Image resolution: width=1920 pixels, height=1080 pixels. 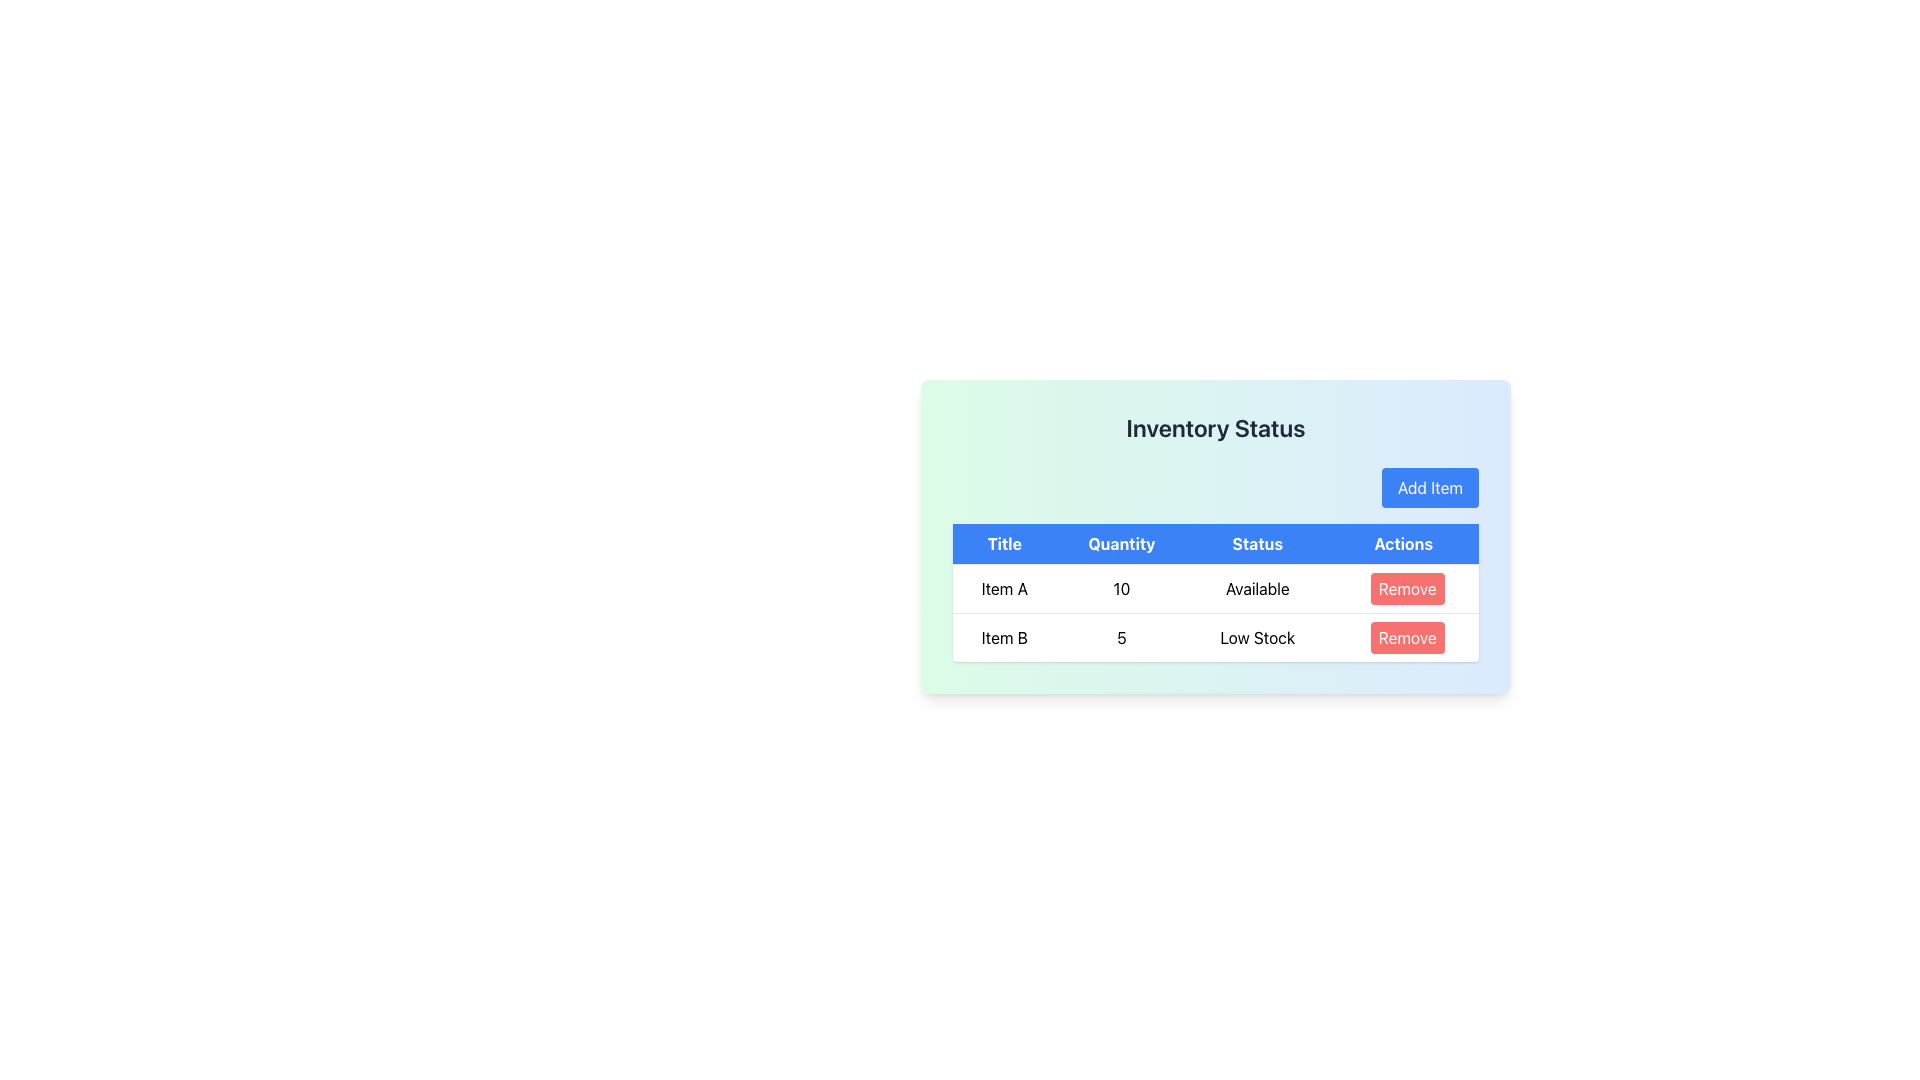 What do you see at coordinates (1256, 588) in the screenshot?
I see `availability status text from the Text Label located in the third column labeled 'Status' of the first row under 'Inventory Status'` at bounding box center [1256, 588].